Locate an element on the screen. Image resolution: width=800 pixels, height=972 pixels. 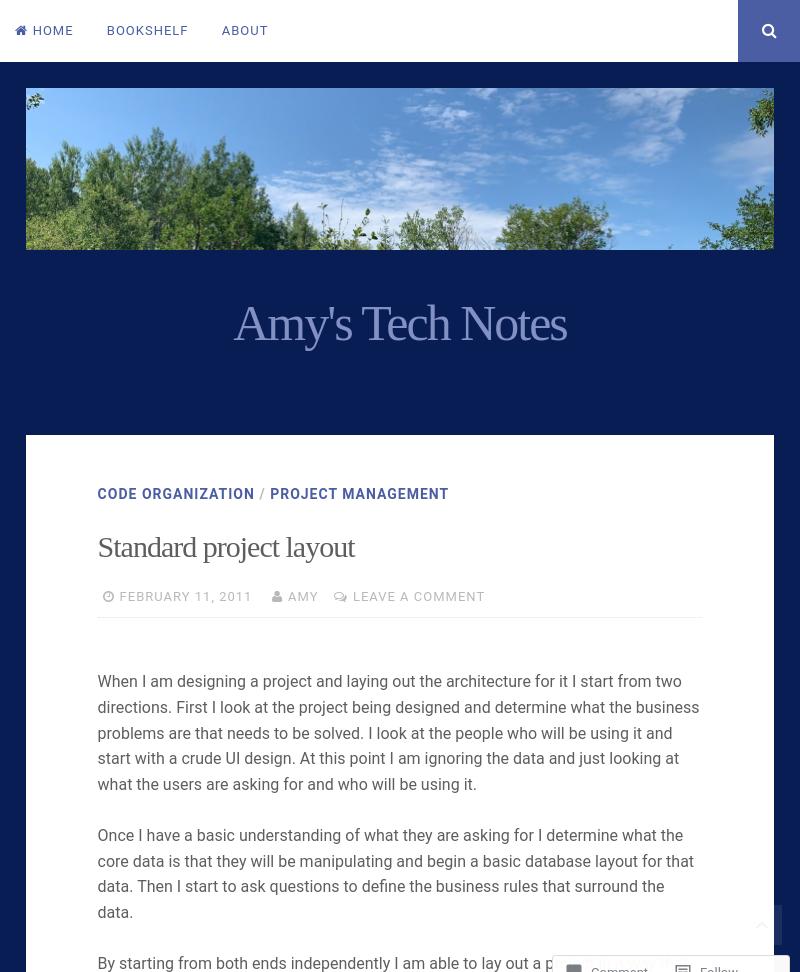
'I look at the people who will be using it and start with a crude UI design.' is located at coordinates (383, 745).